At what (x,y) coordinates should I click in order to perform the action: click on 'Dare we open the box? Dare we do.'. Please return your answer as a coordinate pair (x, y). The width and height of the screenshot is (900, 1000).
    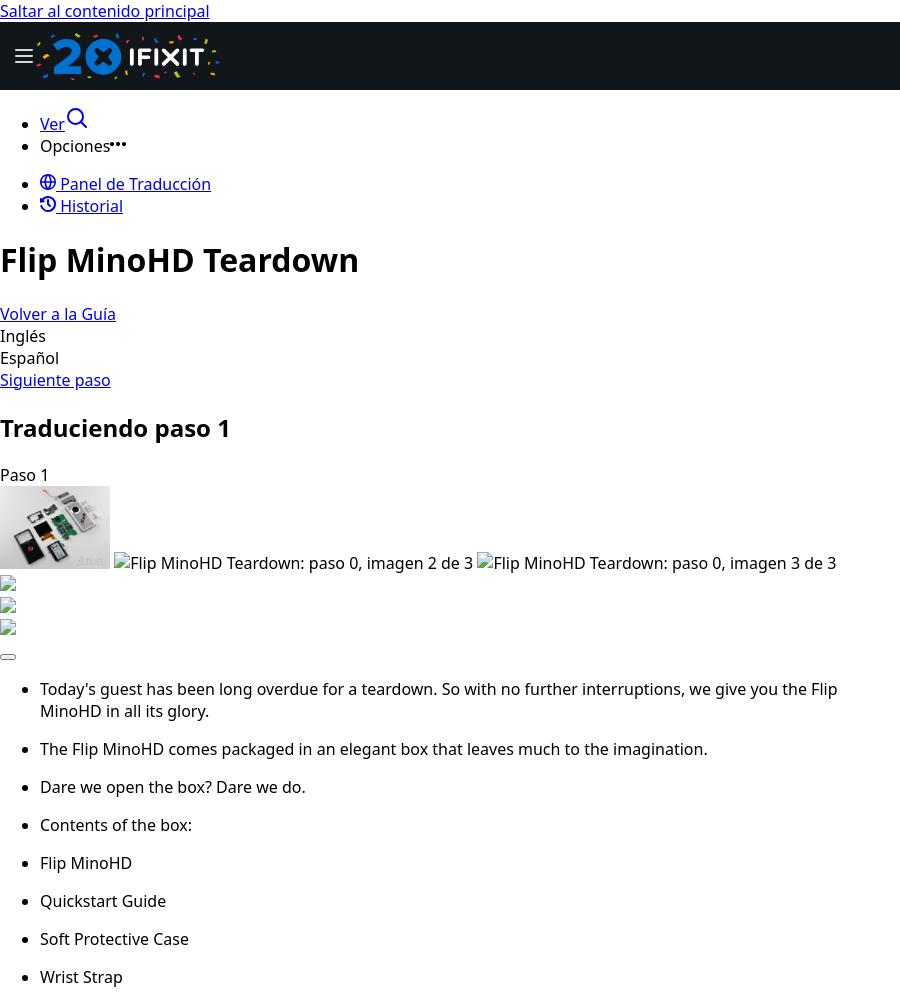
    Looking at the image, I should click on (172, 786).